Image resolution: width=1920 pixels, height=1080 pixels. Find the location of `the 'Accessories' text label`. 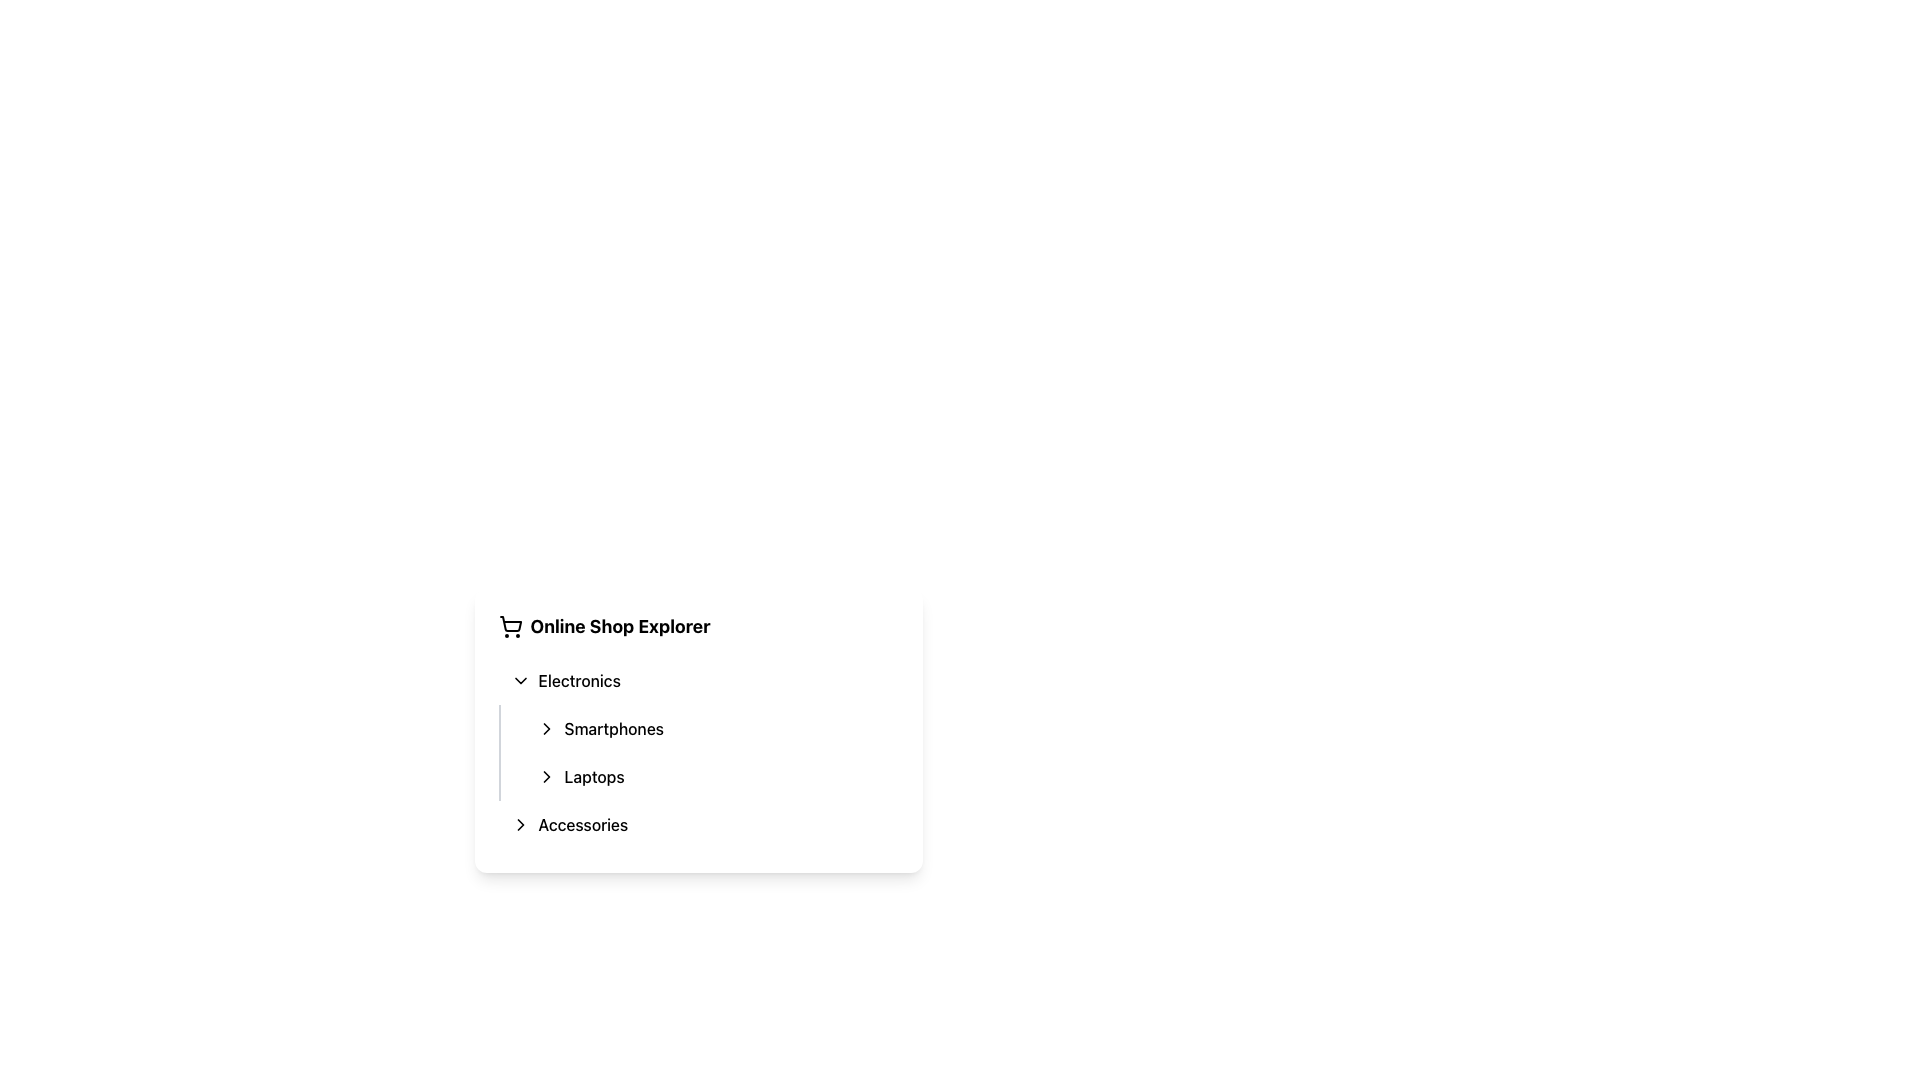

the 'Accessories' text label is located at coordinates (582, 825).